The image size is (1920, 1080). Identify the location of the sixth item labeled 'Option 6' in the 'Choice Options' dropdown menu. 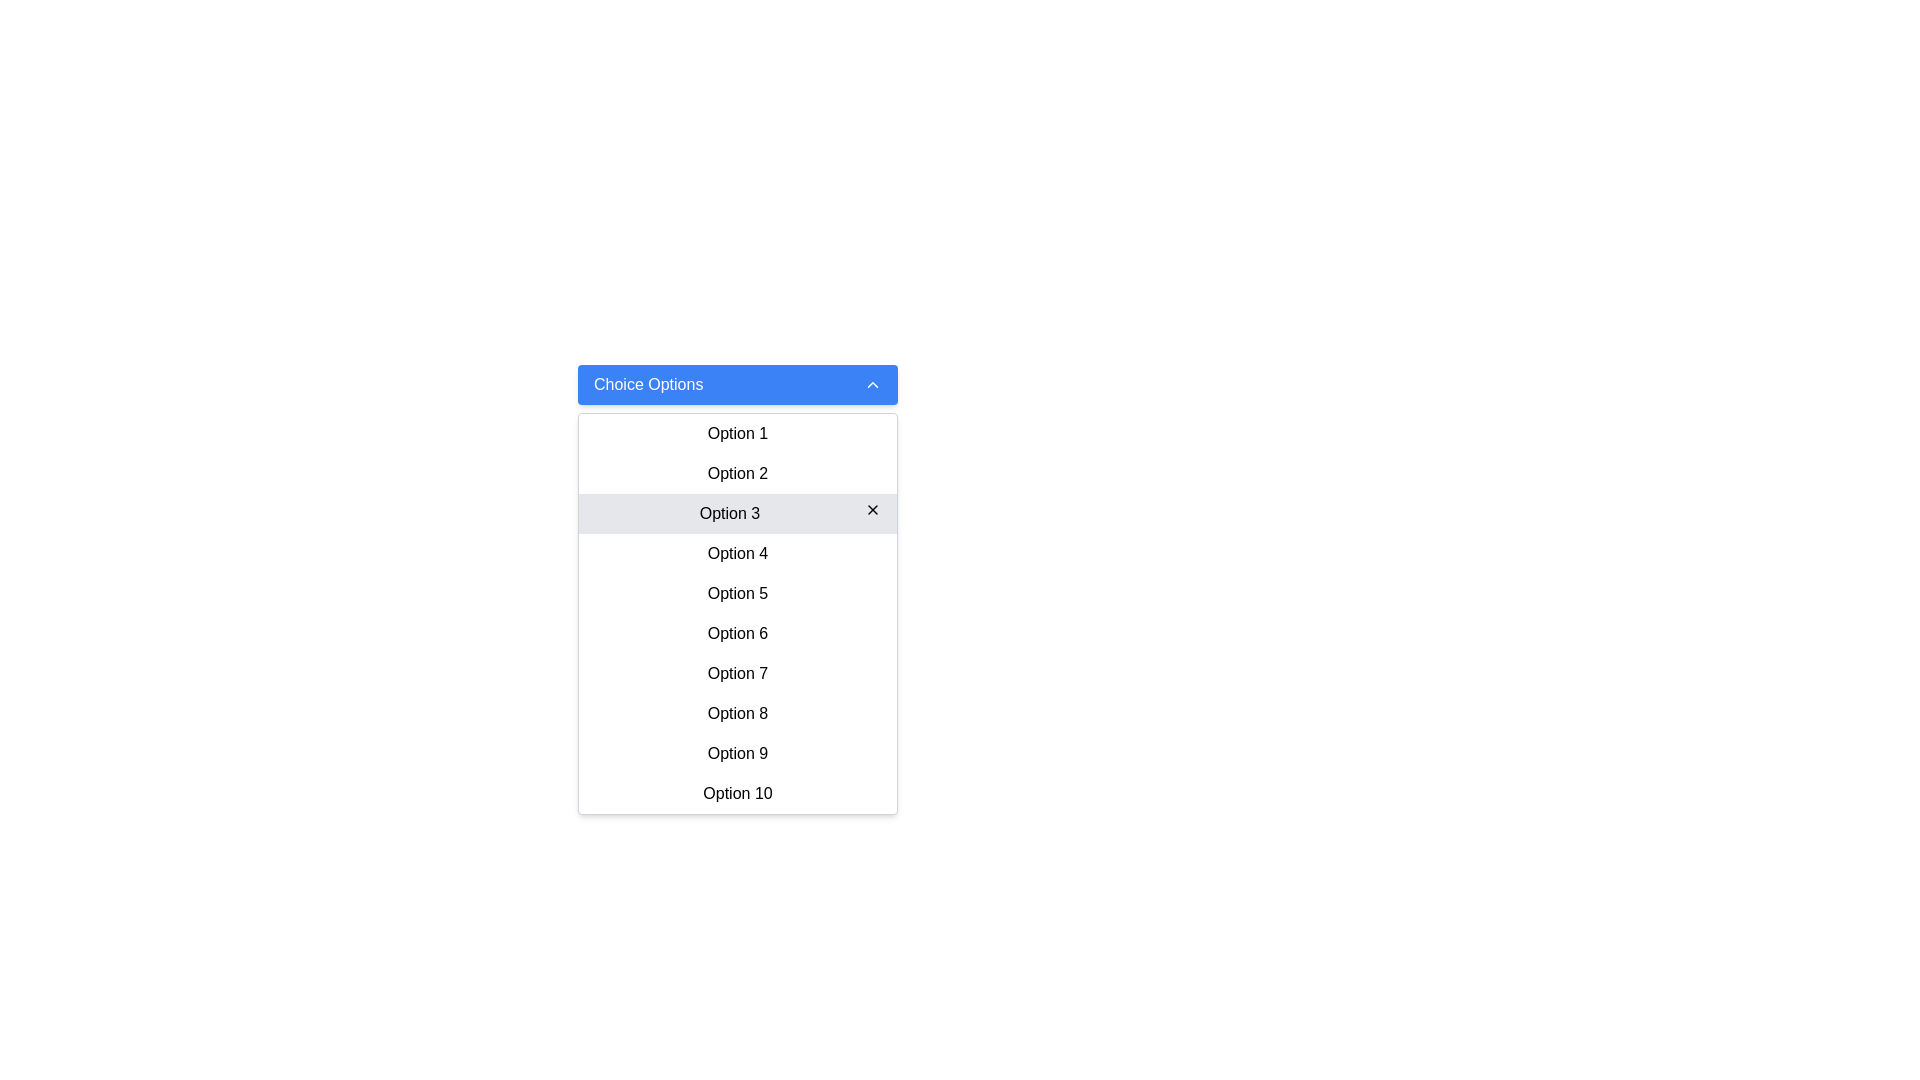
(737, 633).